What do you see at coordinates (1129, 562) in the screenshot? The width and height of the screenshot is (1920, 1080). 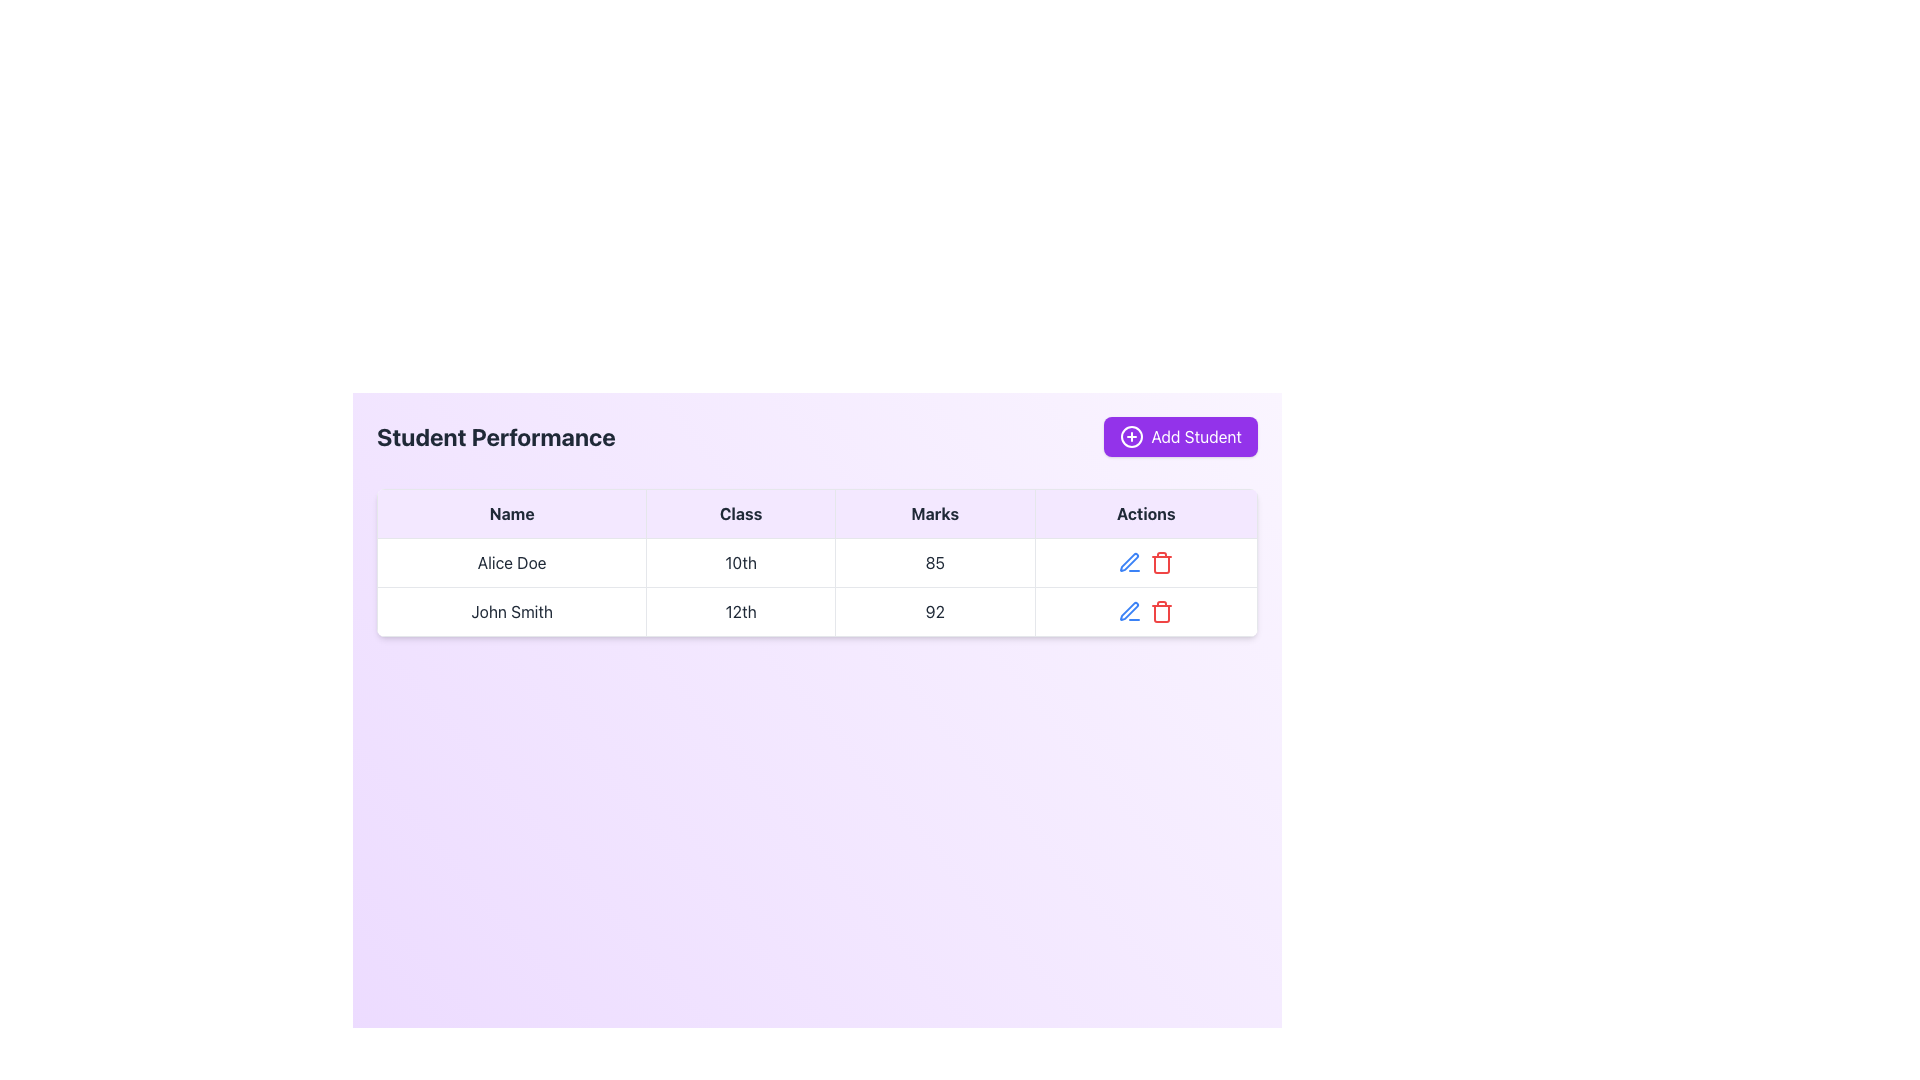 I see `the edit button in the Actions column of the second row of the table to enter editing mode for the entry associated with user 'John Smith'` at bounding box center [1129, 562].